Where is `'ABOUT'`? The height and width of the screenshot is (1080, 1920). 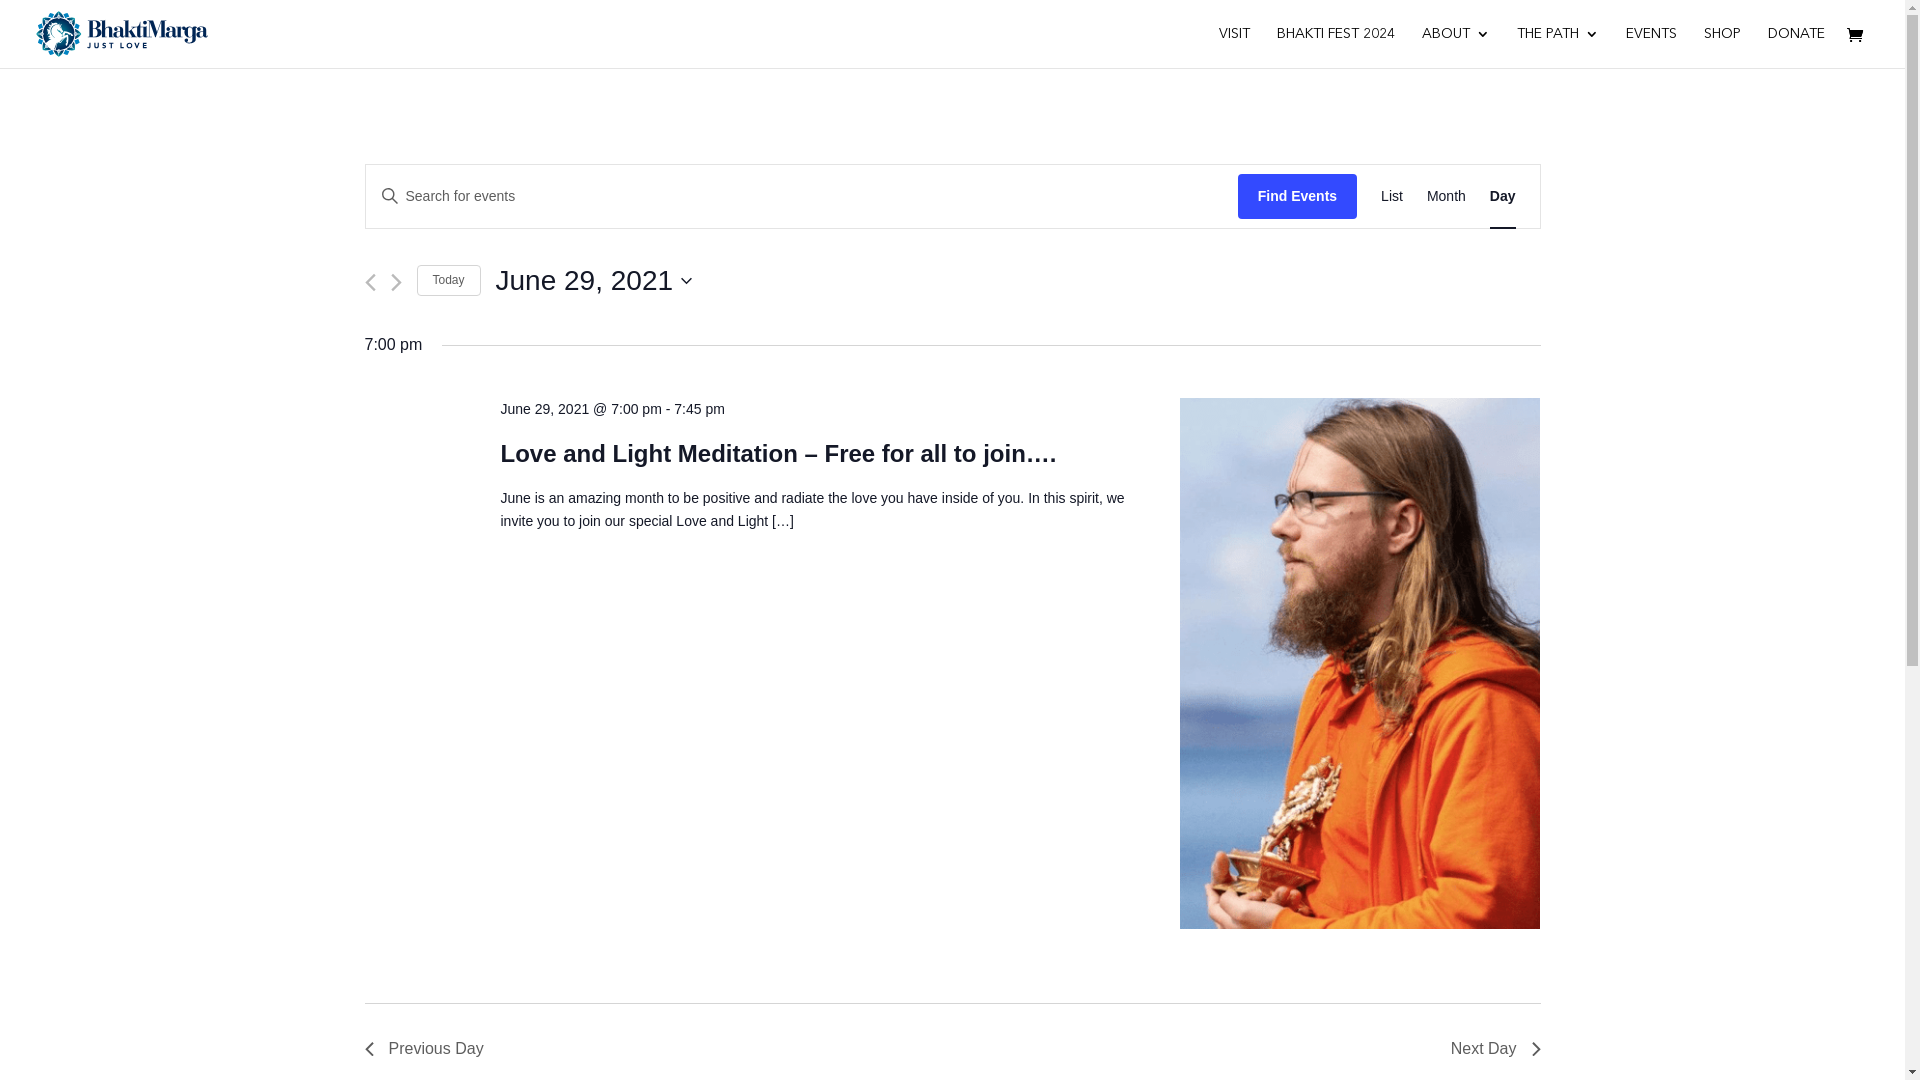 'ABOUT' is located at coordinates (1455, 46).